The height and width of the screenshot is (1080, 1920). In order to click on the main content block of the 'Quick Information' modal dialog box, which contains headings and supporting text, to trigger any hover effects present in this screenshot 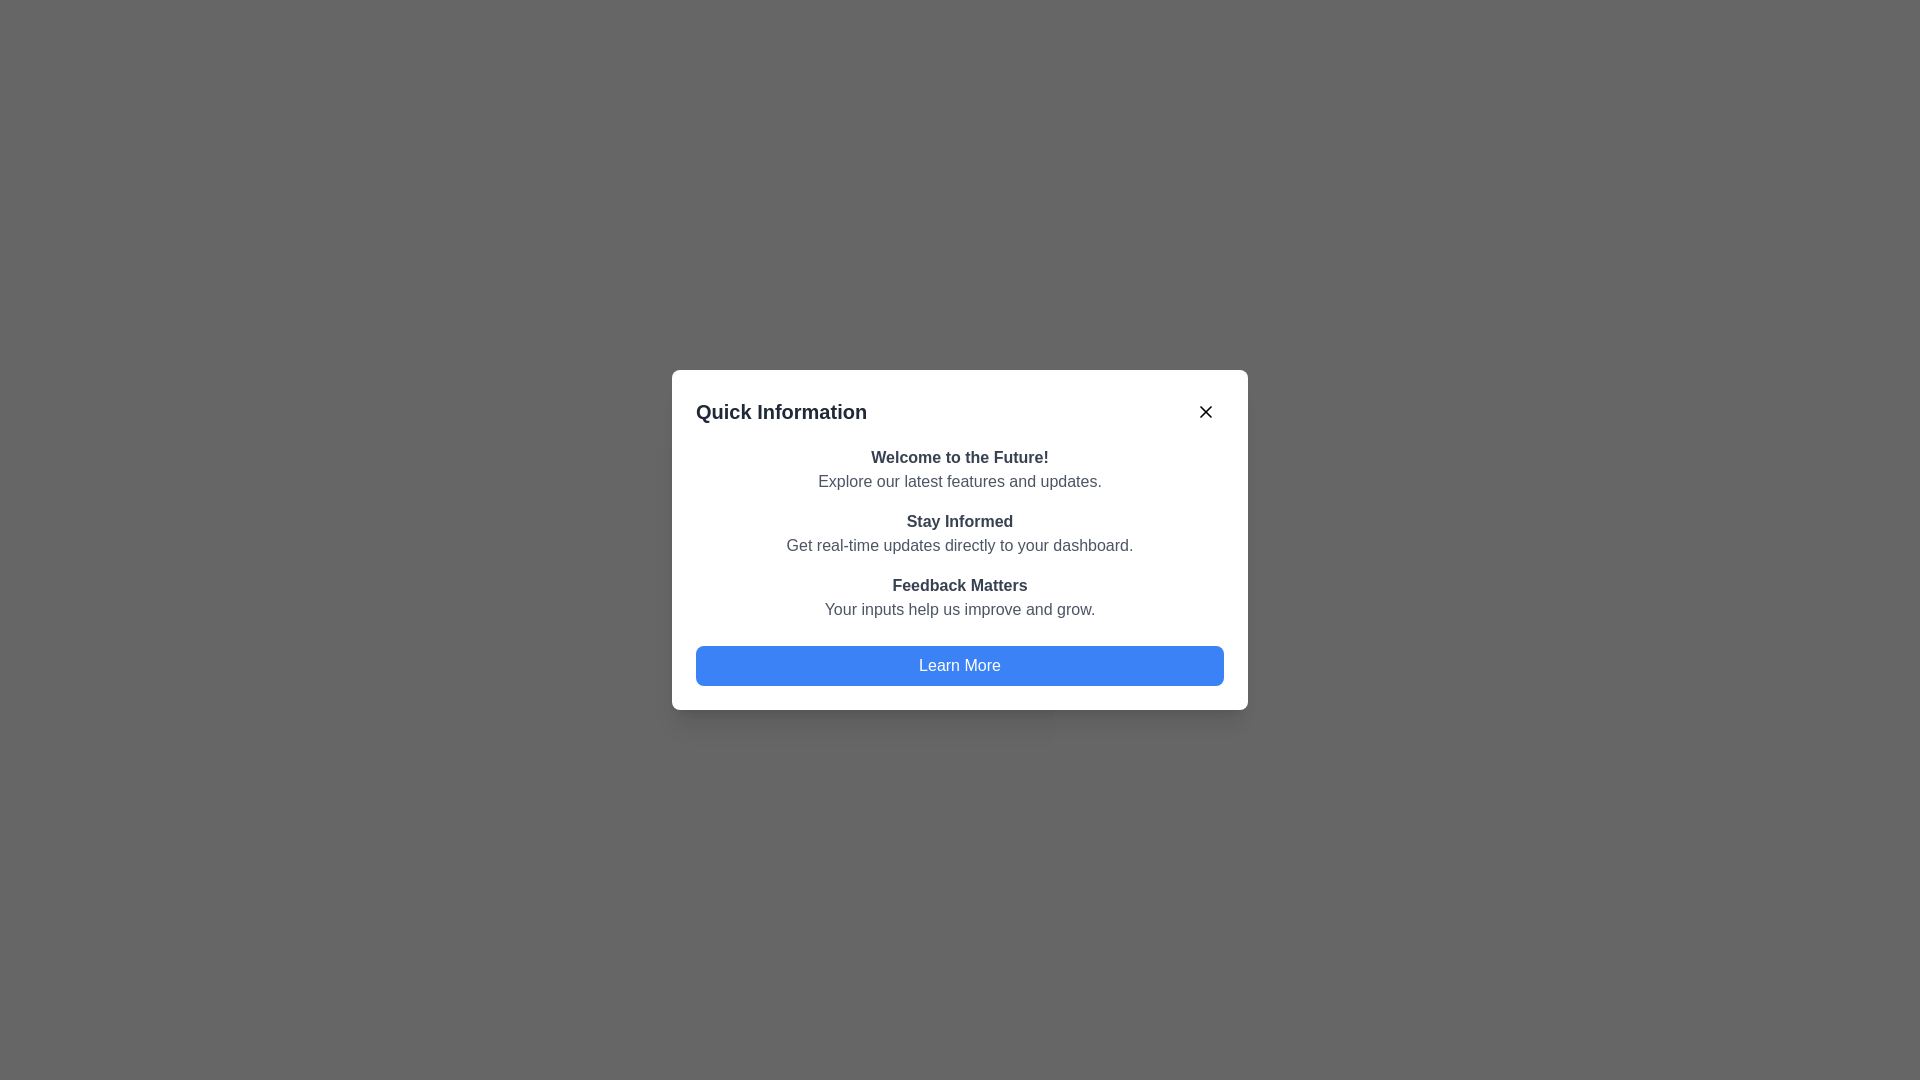, I will do `click(960, 532)`.